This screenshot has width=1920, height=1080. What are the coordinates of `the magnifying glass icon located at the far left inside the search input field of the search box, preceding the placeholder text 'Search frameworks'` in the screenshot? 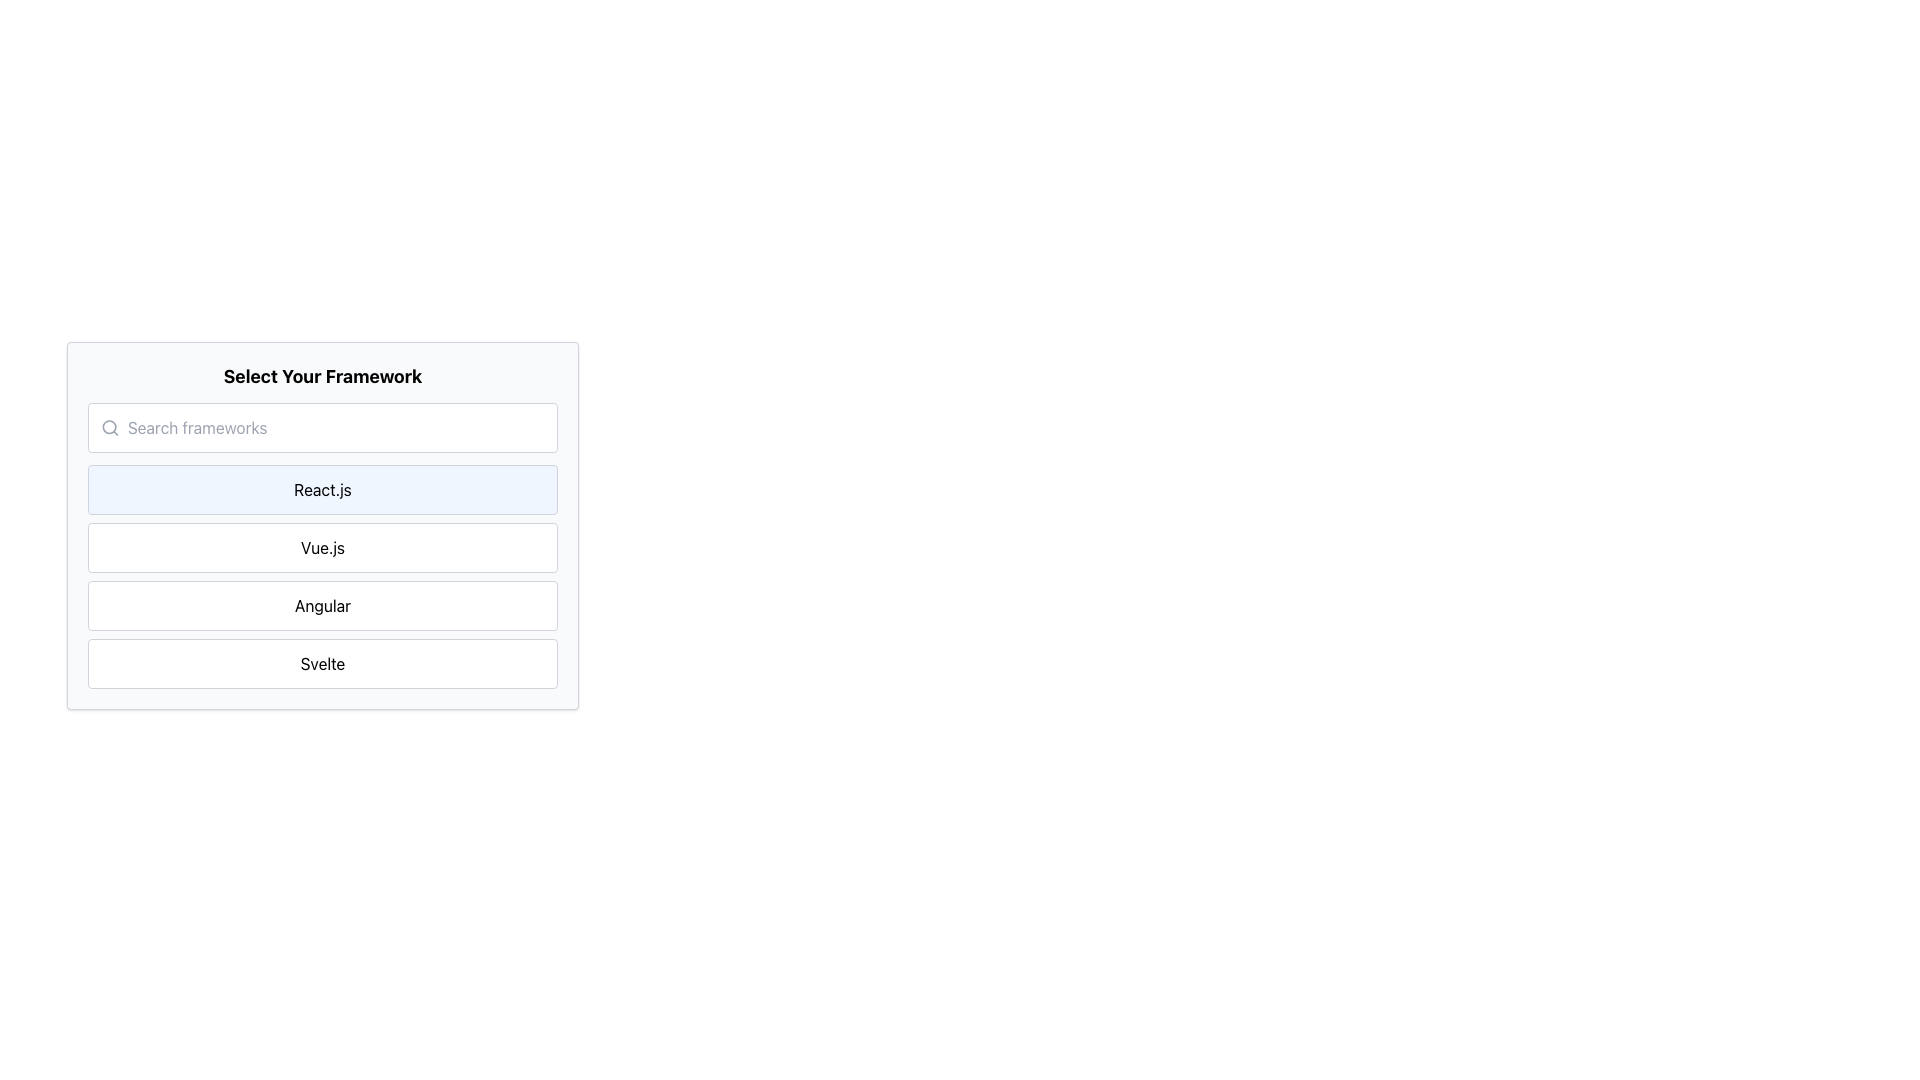 It's located at (109, 427).